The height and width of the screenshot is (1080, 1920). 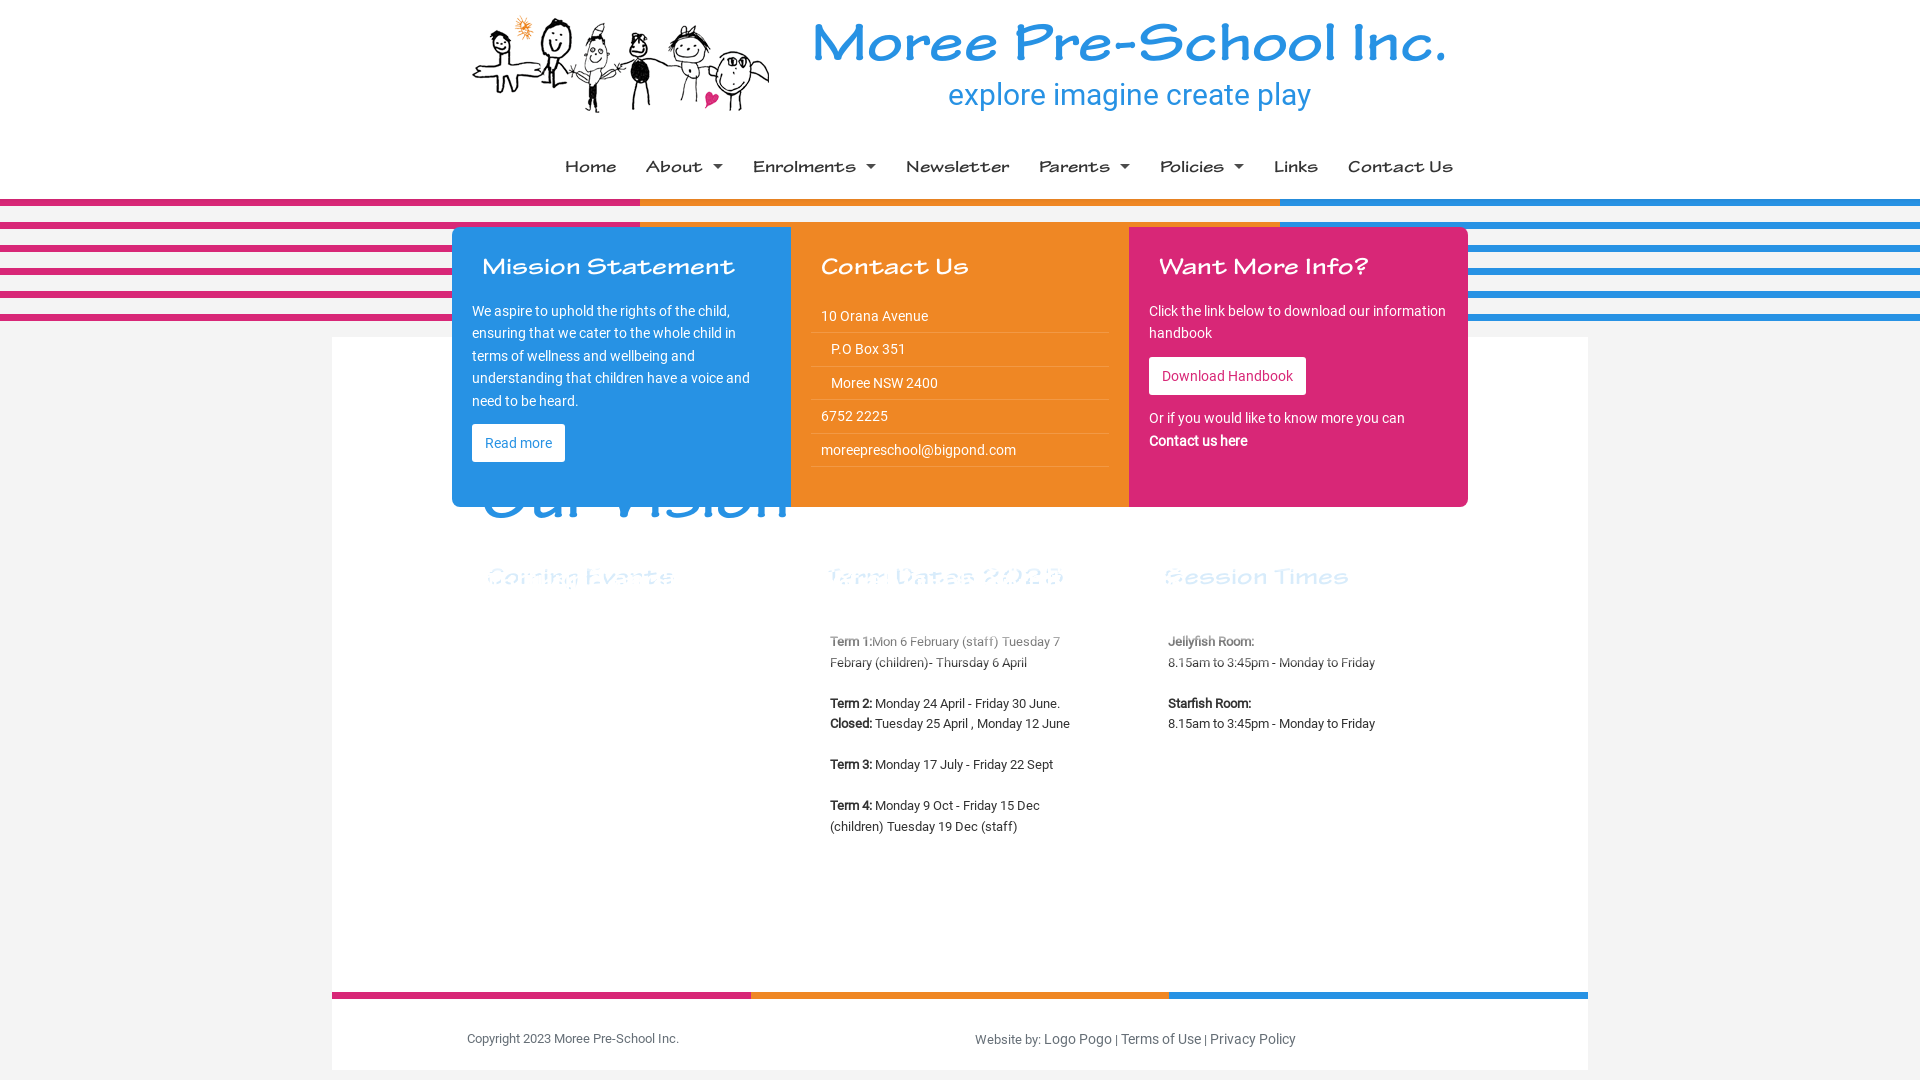 I want to click on 'Useful Contacts', so click(x=684, y=435).